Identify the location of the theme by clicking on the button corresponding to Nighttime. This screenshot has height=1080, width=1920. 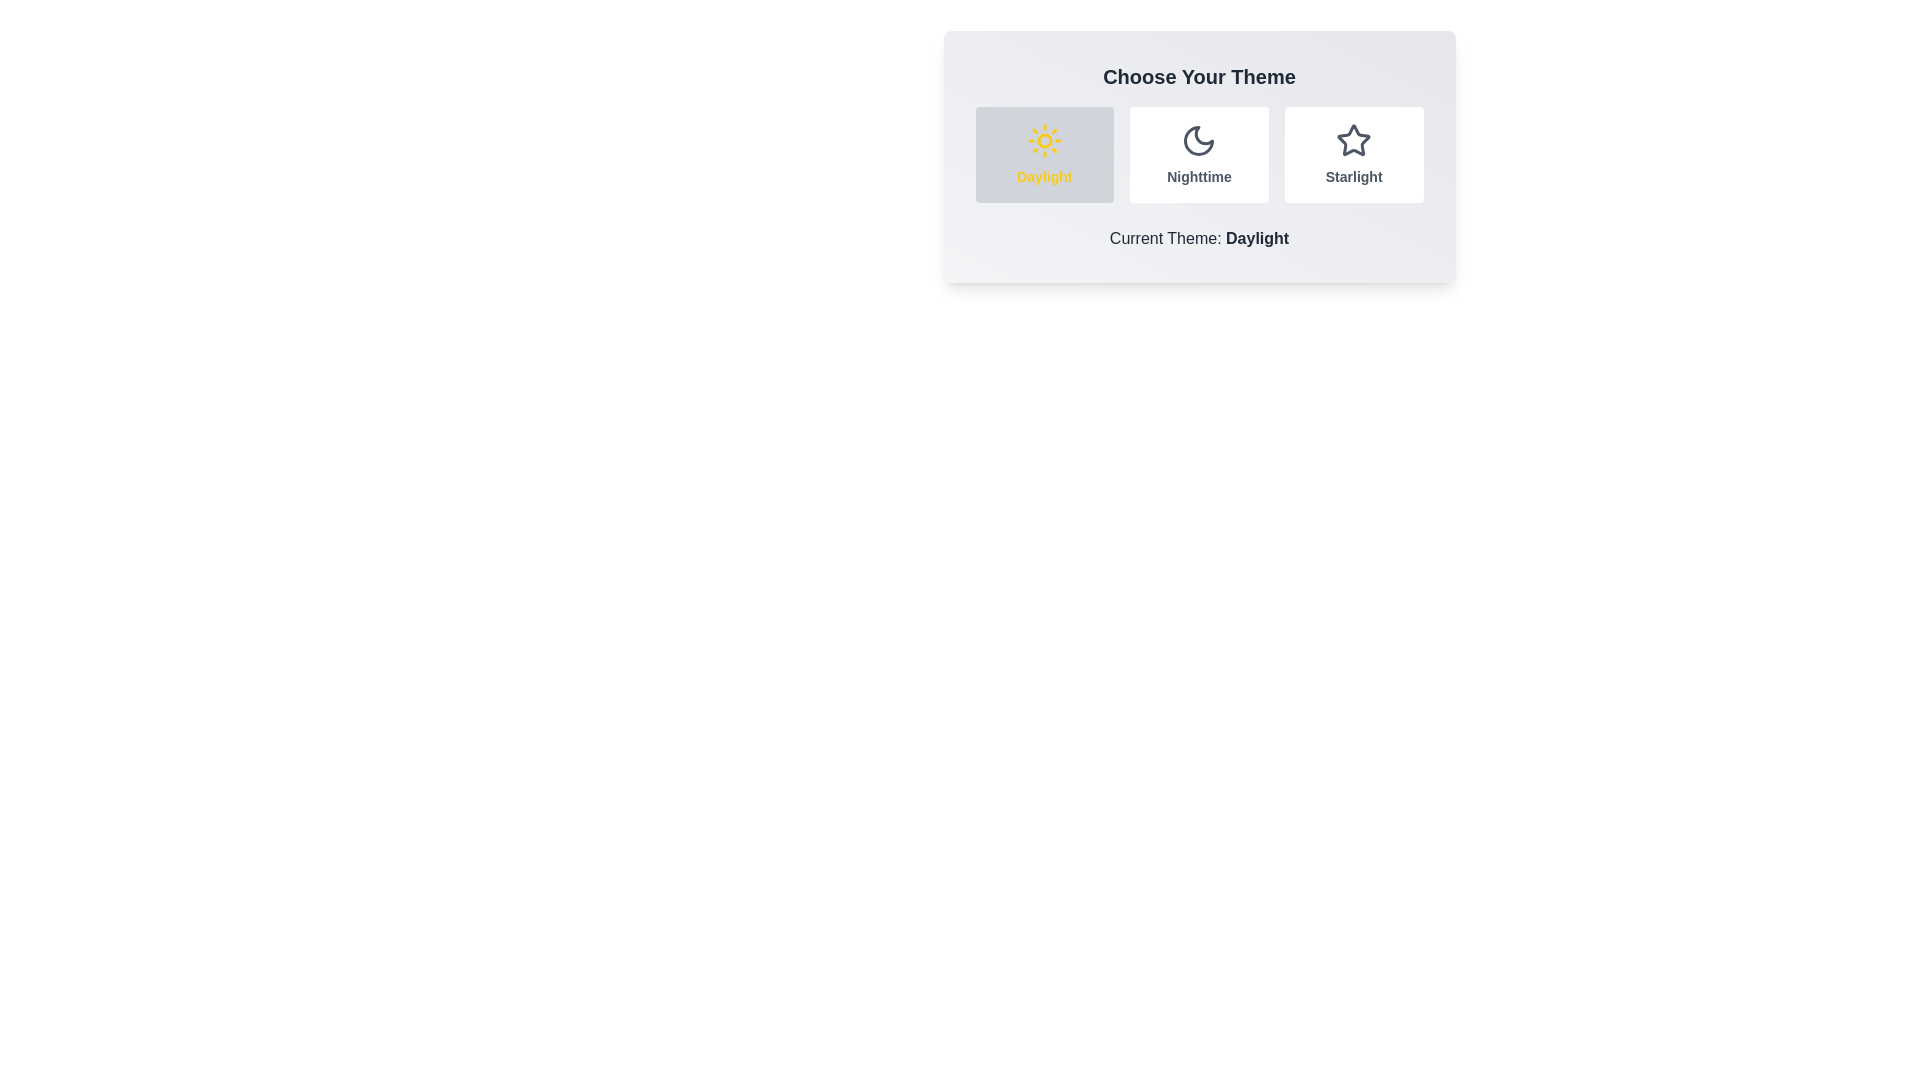
(1199, 153).